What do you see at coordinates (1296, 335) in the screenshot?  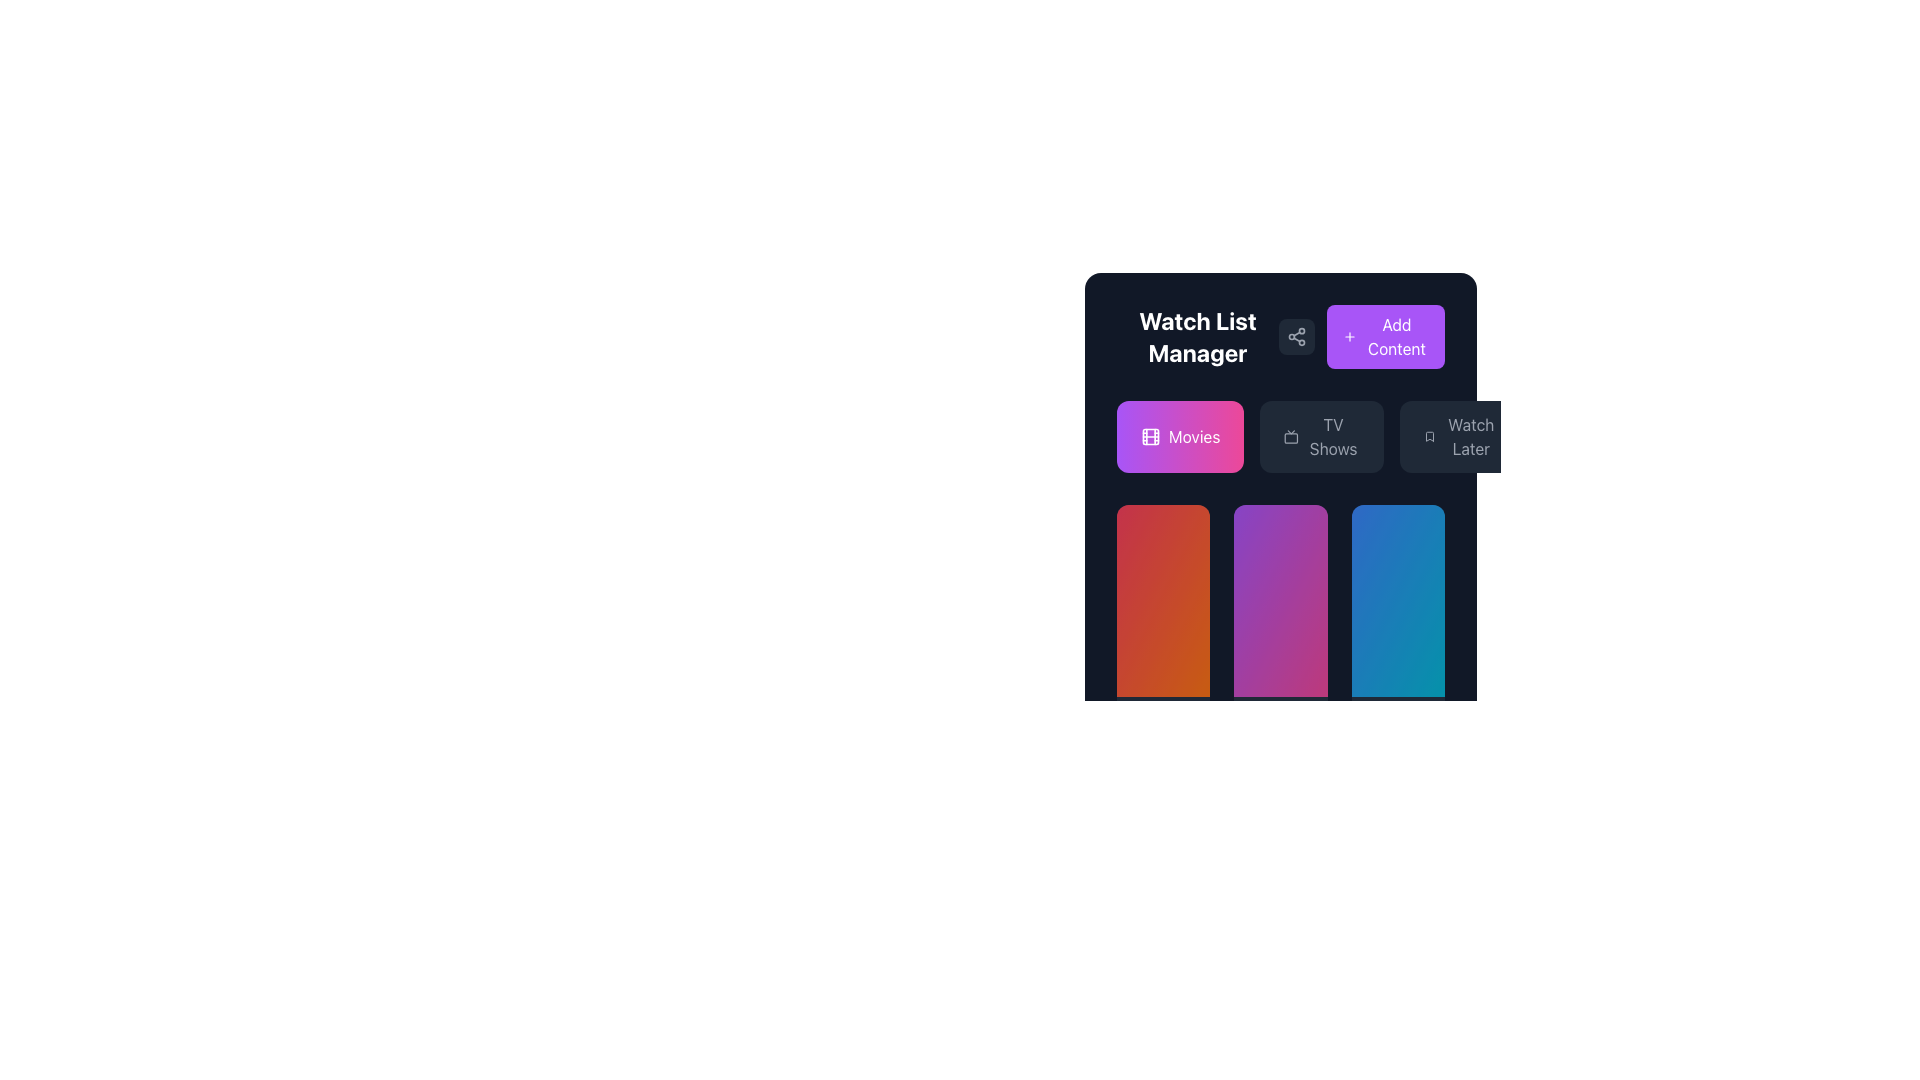 I see `the share symbol icon embedded in the button located in the 'Watch List Manager' interface` at bounding box center [1296, 335].